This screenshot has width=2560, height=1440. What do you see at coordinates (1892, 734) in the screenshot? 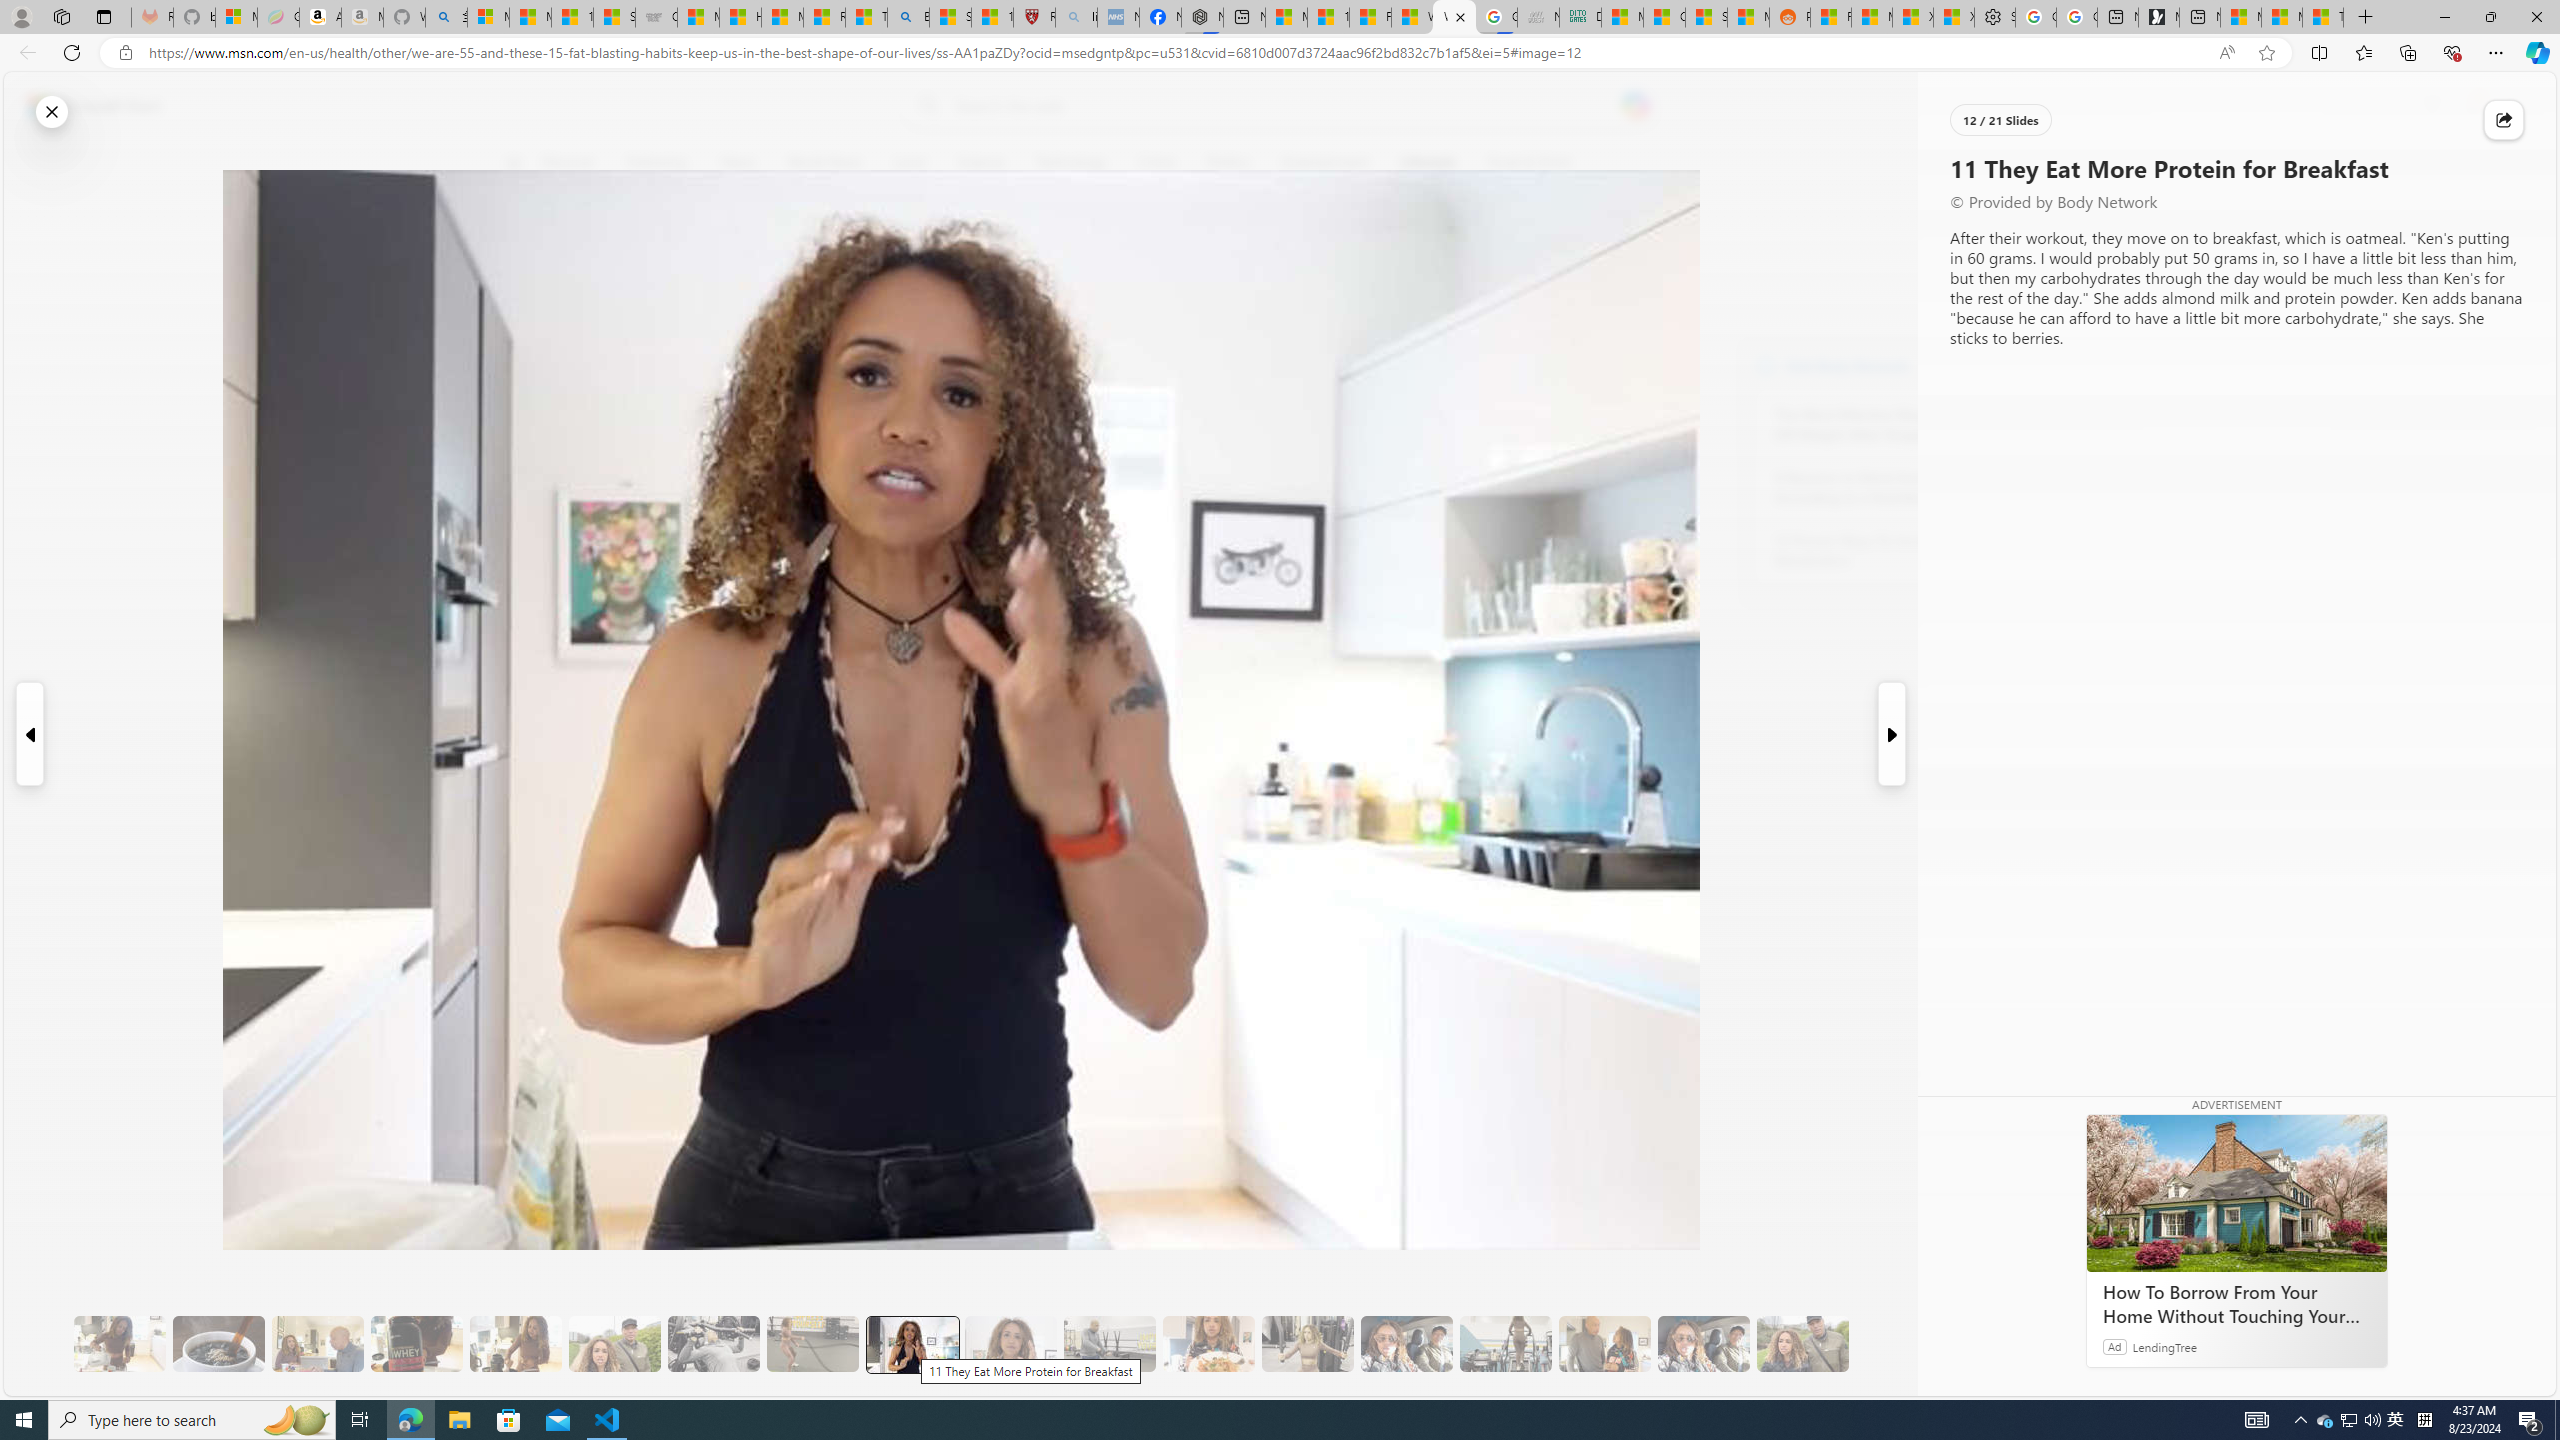
I see `'Next Slide'` at bounding box center [1892, 734].